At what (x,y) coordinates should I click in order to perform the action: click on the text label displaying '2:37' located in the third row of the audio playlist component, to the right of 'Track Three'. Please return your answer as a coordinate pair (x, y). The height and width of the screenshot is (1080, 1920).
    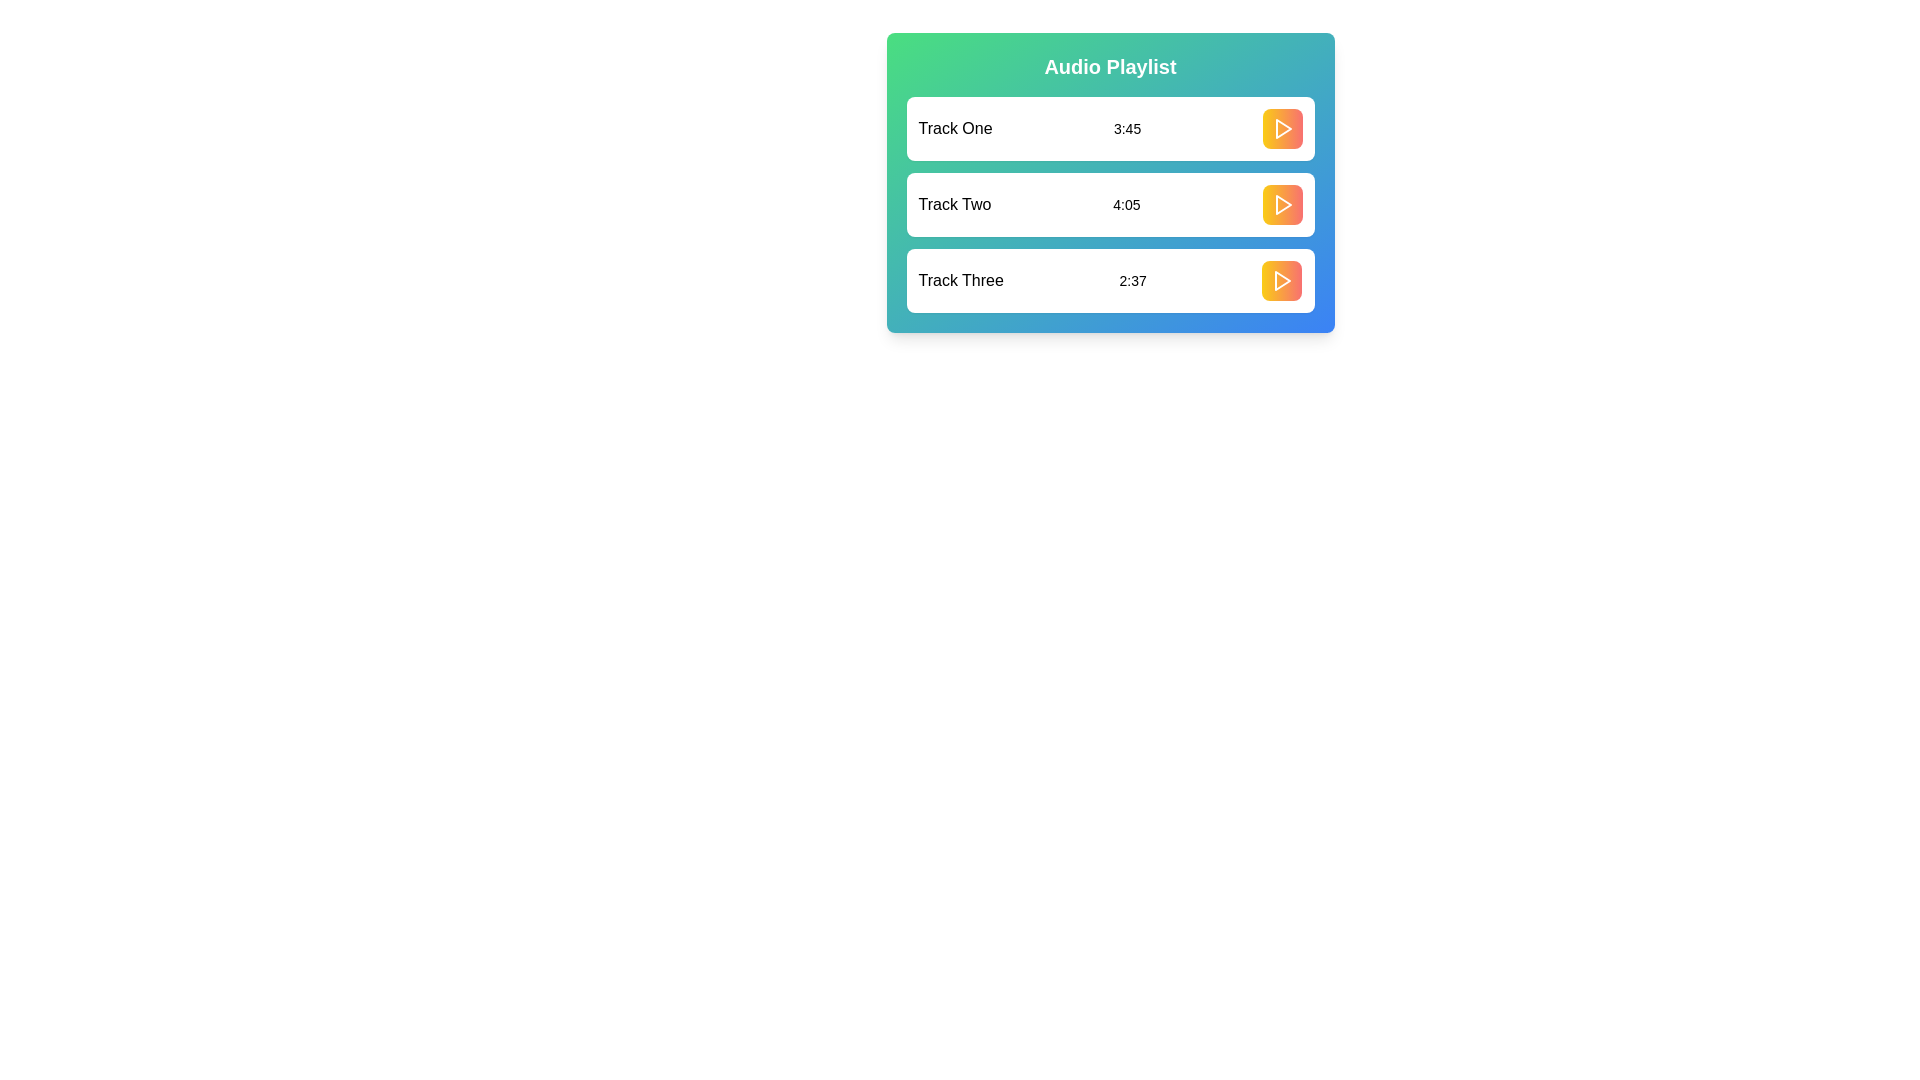
    Looking at the image, I should click on (1133, 281).